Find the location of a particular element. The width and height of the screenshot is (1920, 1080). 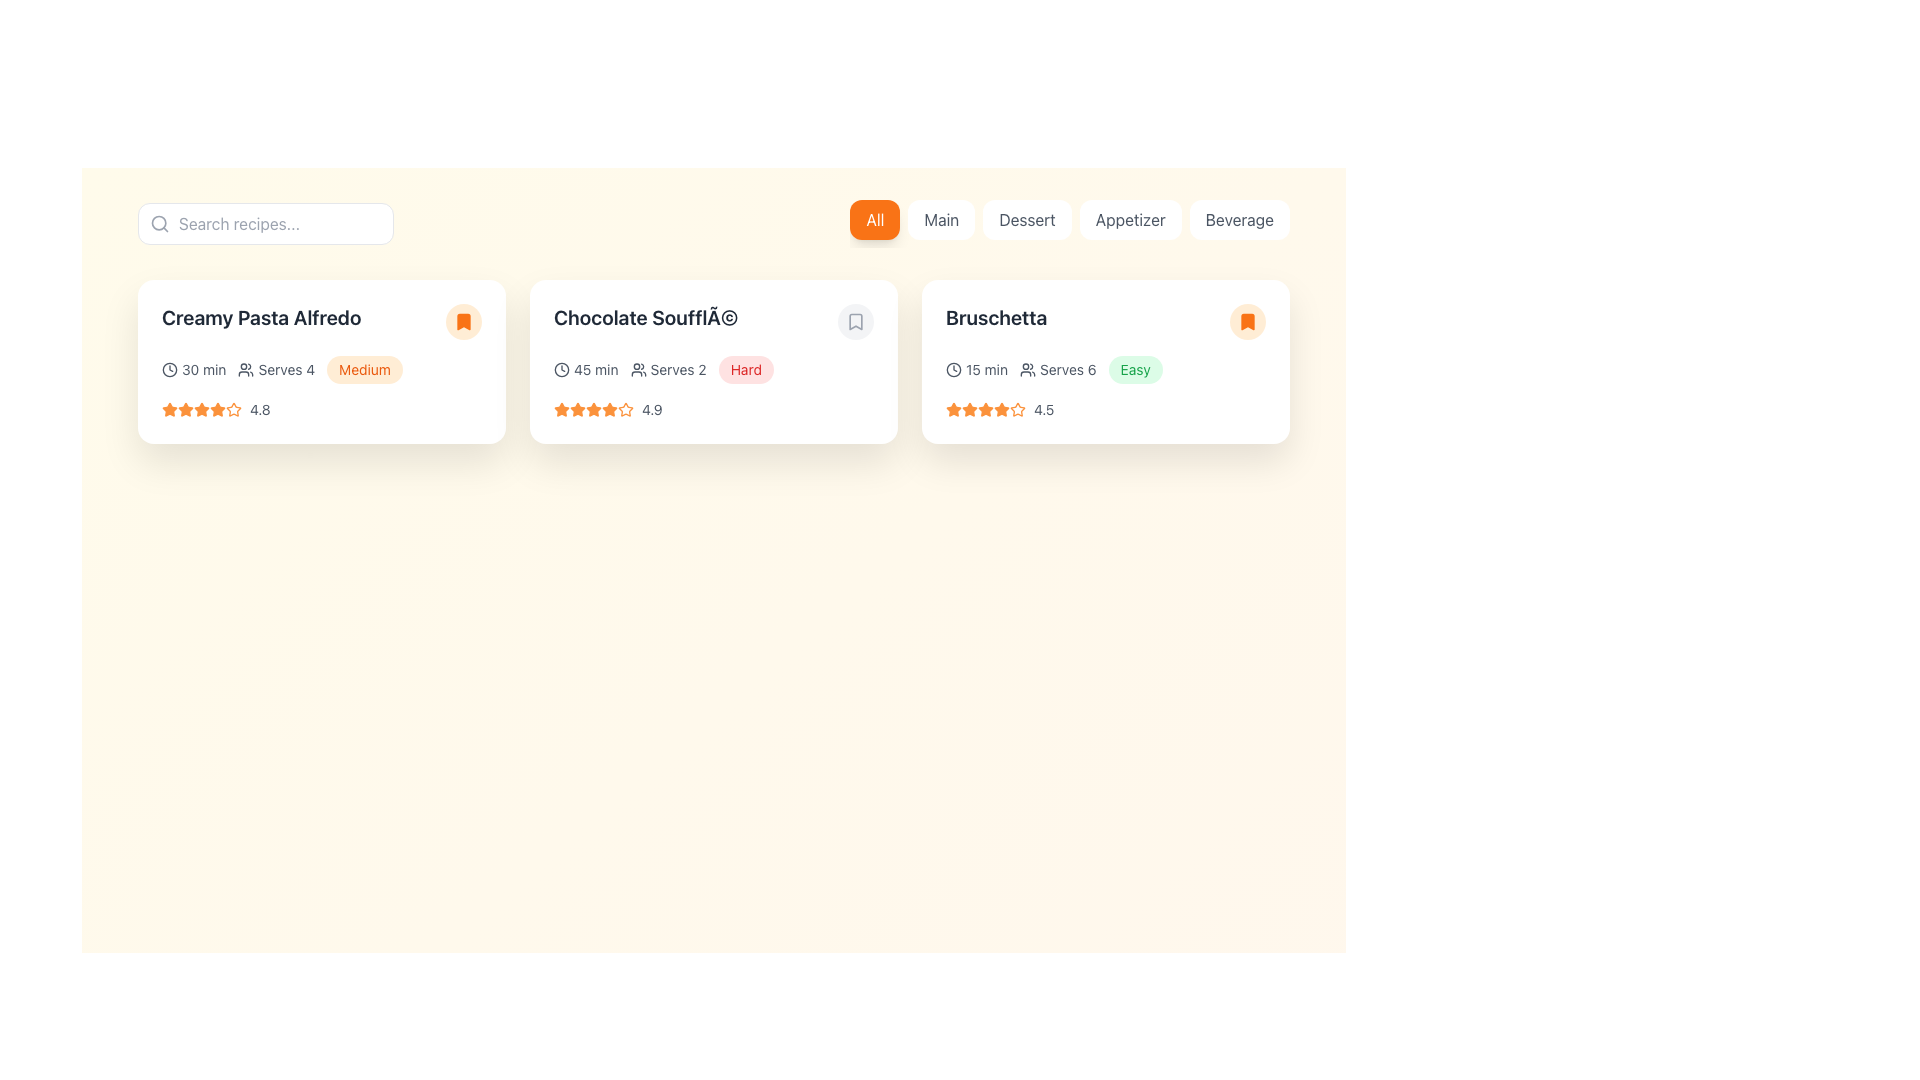

the second star icon in the rating system for the 'Chocolate Soufflé' recipe is located at coordinates (608, 408).